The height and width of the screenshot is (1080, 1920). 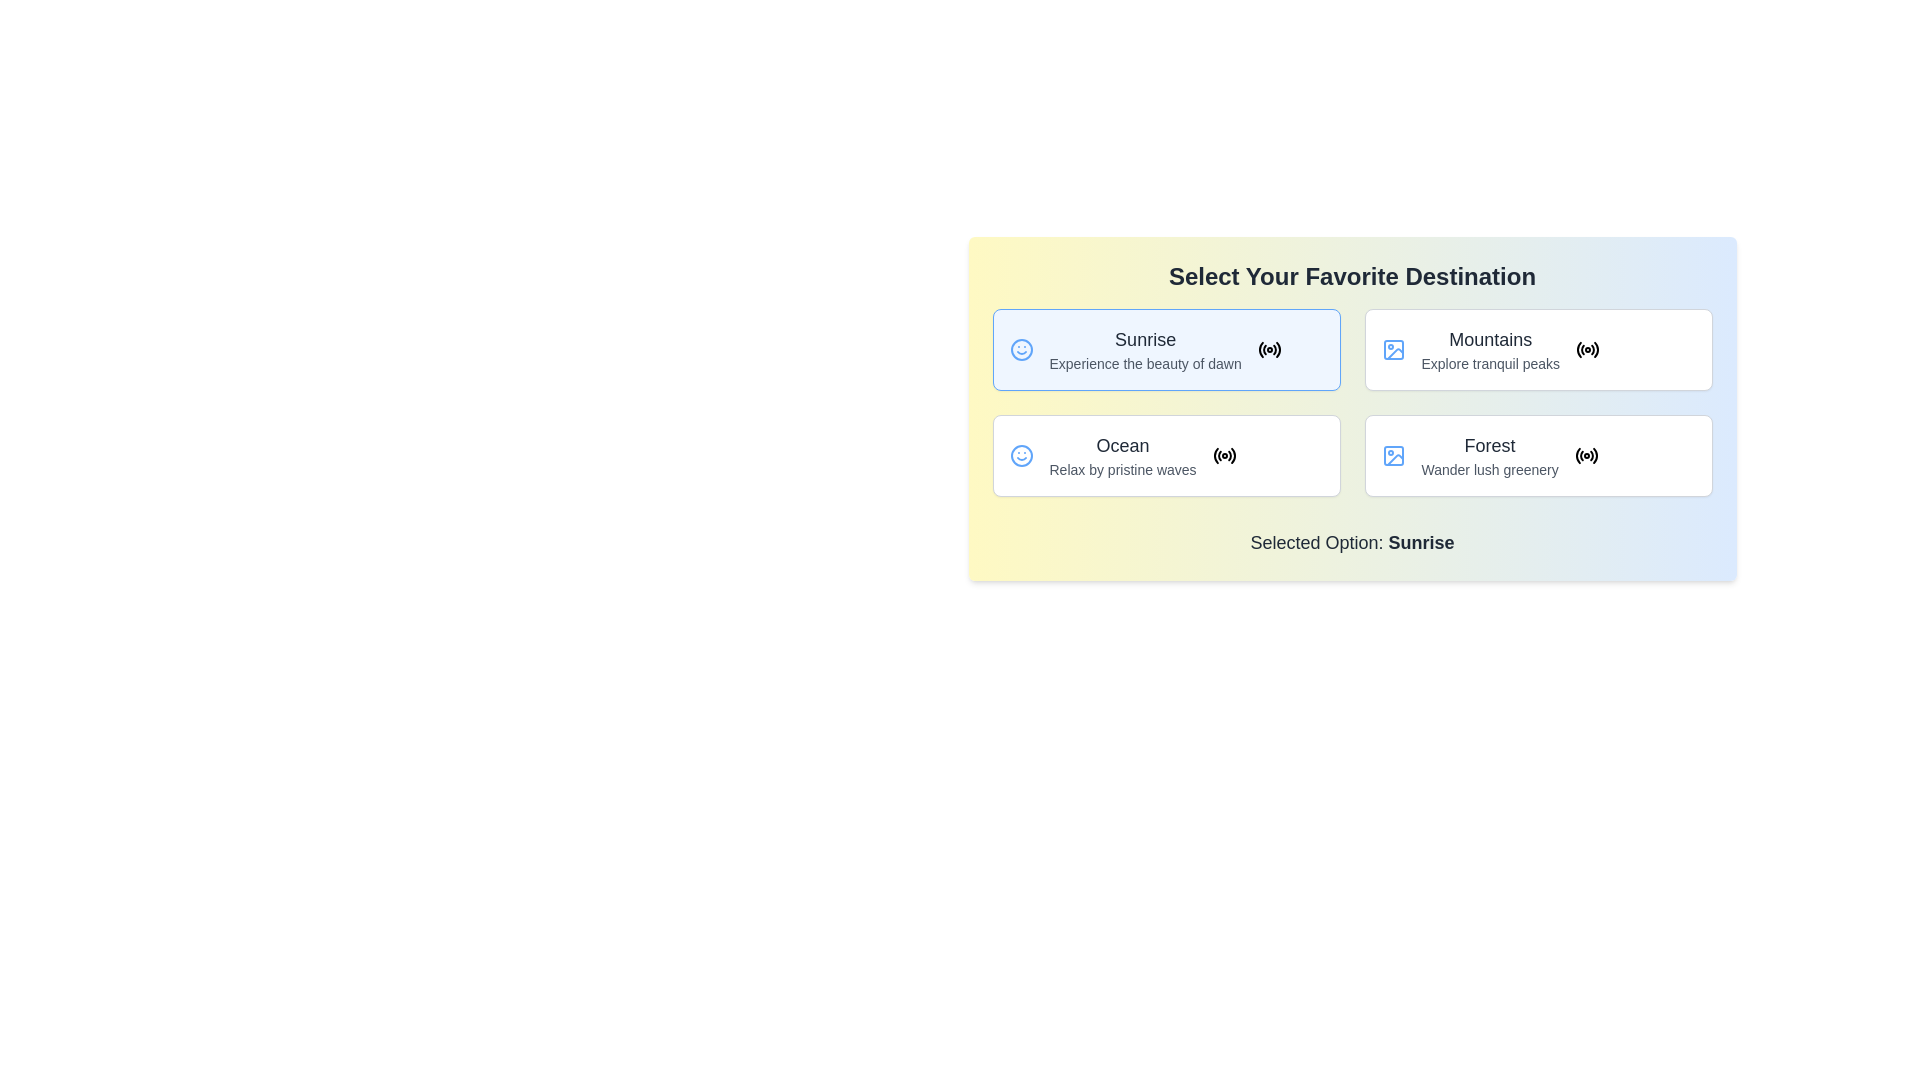 What do you see at coordinates (1166, 455) in the screenshot?
I see `the 'Ocean' destination card, which is the third card in a grid of selectable options` at bounding box center [1166, 455].